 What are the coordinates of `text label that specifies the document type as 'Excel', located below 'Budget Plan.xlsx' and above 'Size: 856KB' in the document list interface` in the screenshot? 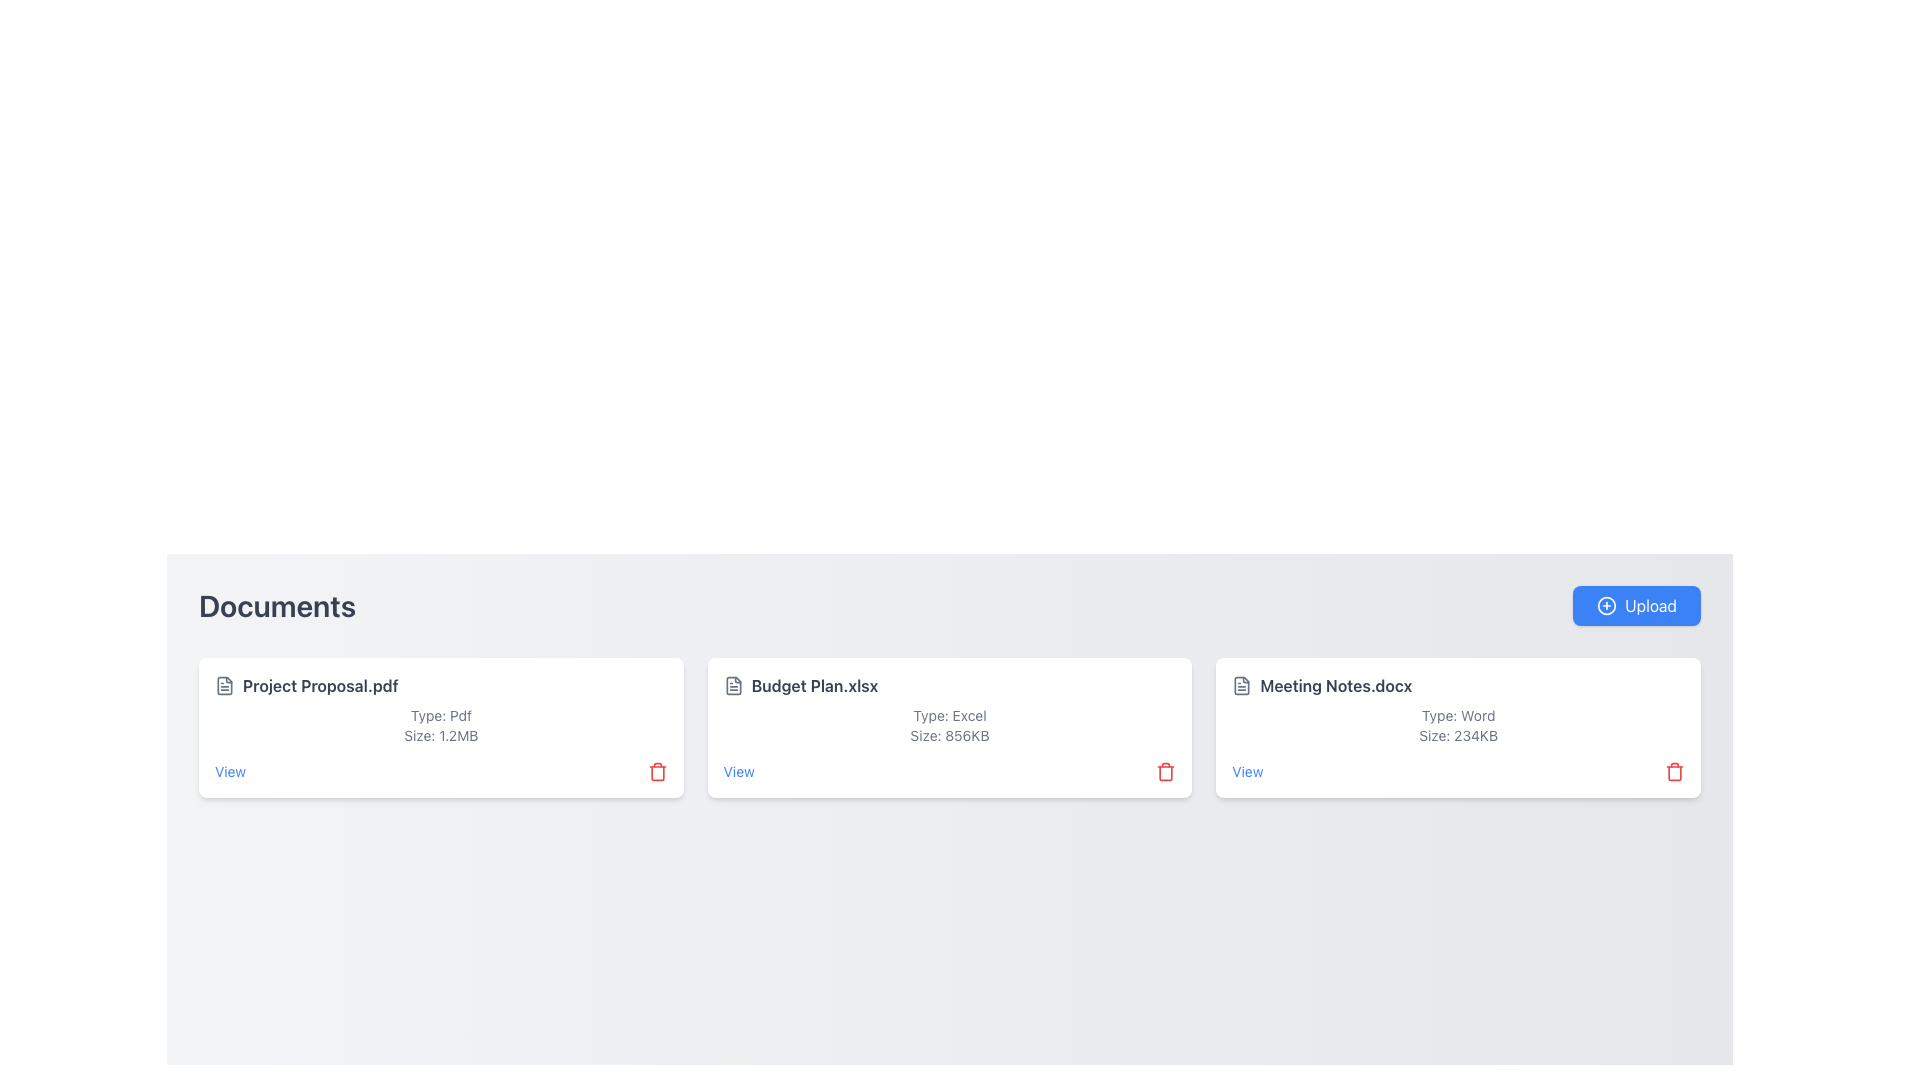 It's located at (949, 715).